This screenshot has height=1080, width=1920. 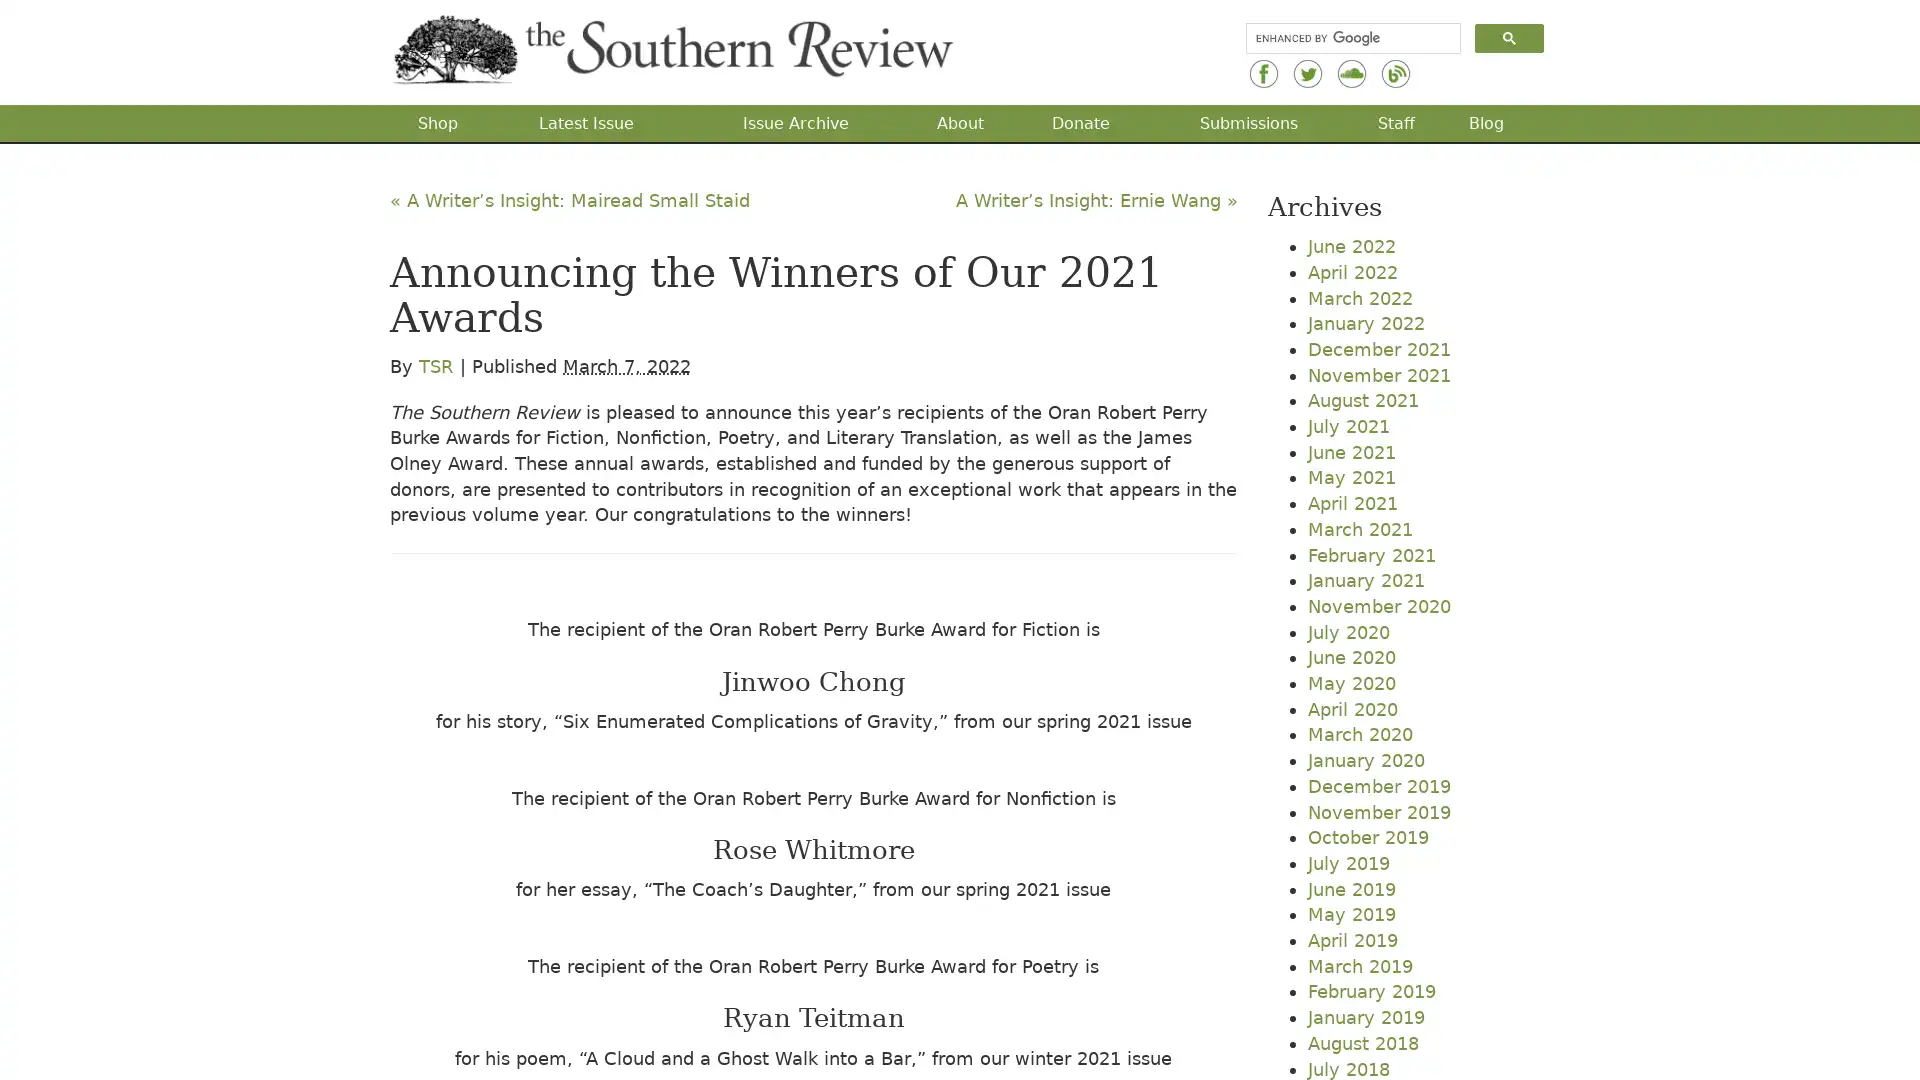 I want to click on search, so click(x=1509, y=37).